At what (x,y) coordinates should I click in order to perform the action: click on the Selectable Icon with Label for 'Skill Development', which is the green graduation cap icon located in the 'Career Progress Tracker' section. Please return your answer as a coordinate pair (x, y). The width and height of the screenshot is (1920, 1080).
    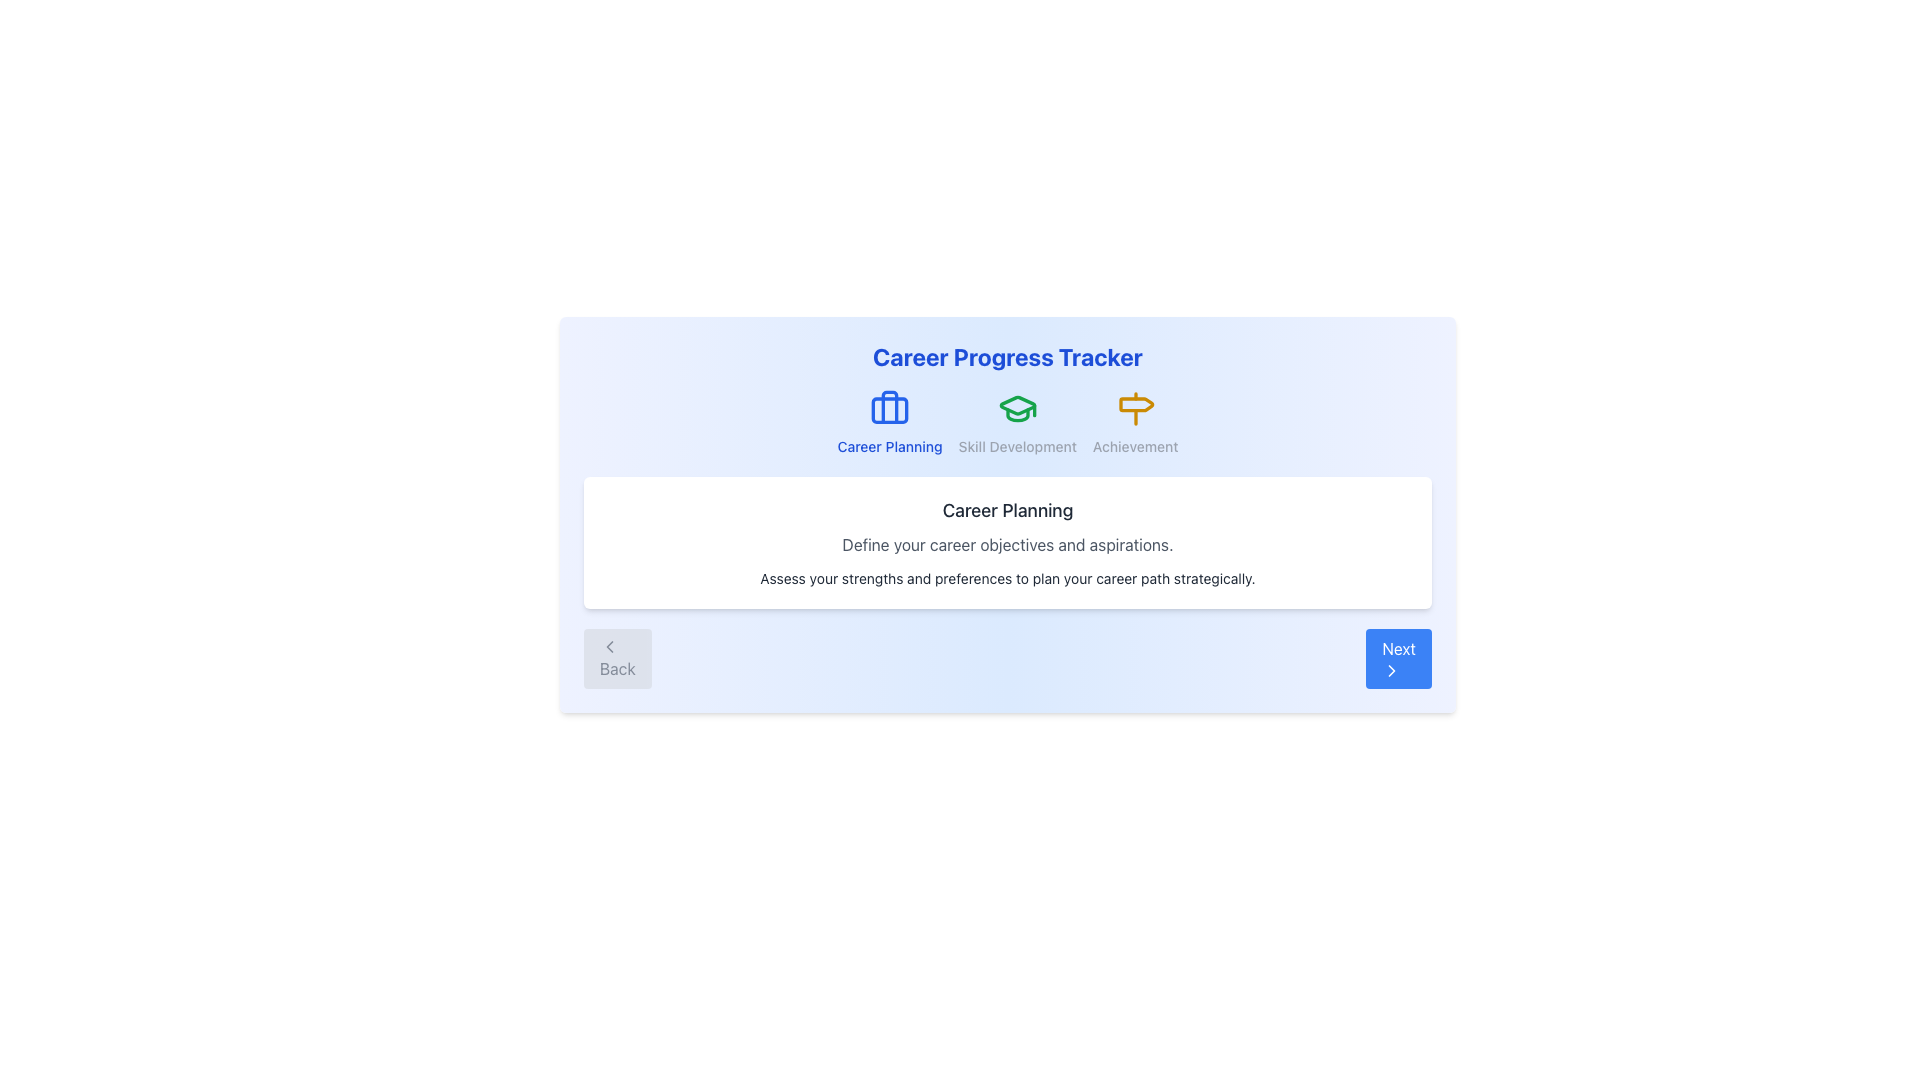
    Looking at the image, I should click on (1008, 422).